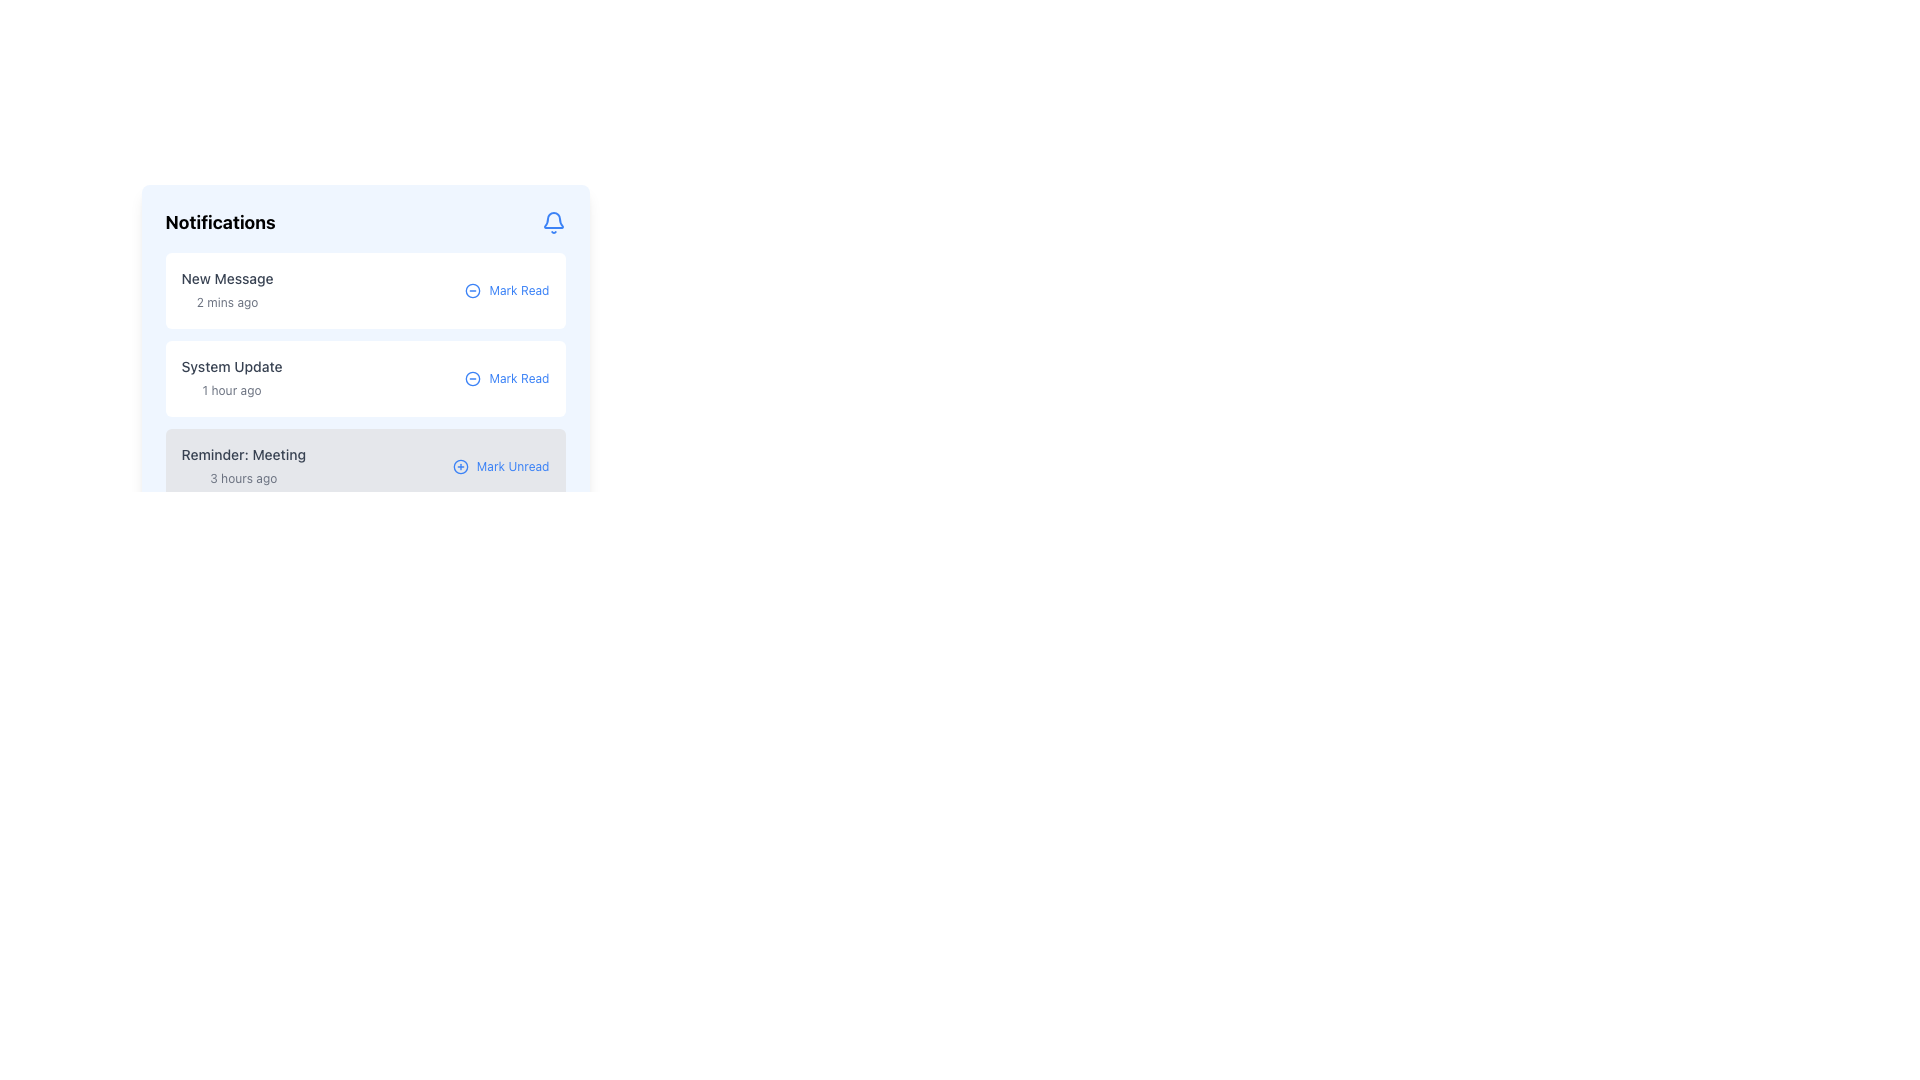 This screenshot has width=1920, height=1080. What do you see at coordinates (232, 378) in the screenshot?
I see `text element displaying 'System Update' and '1 hour ago' located in the middle notification card, above the 'Mark Read' button` at bounding box center [232, 378].